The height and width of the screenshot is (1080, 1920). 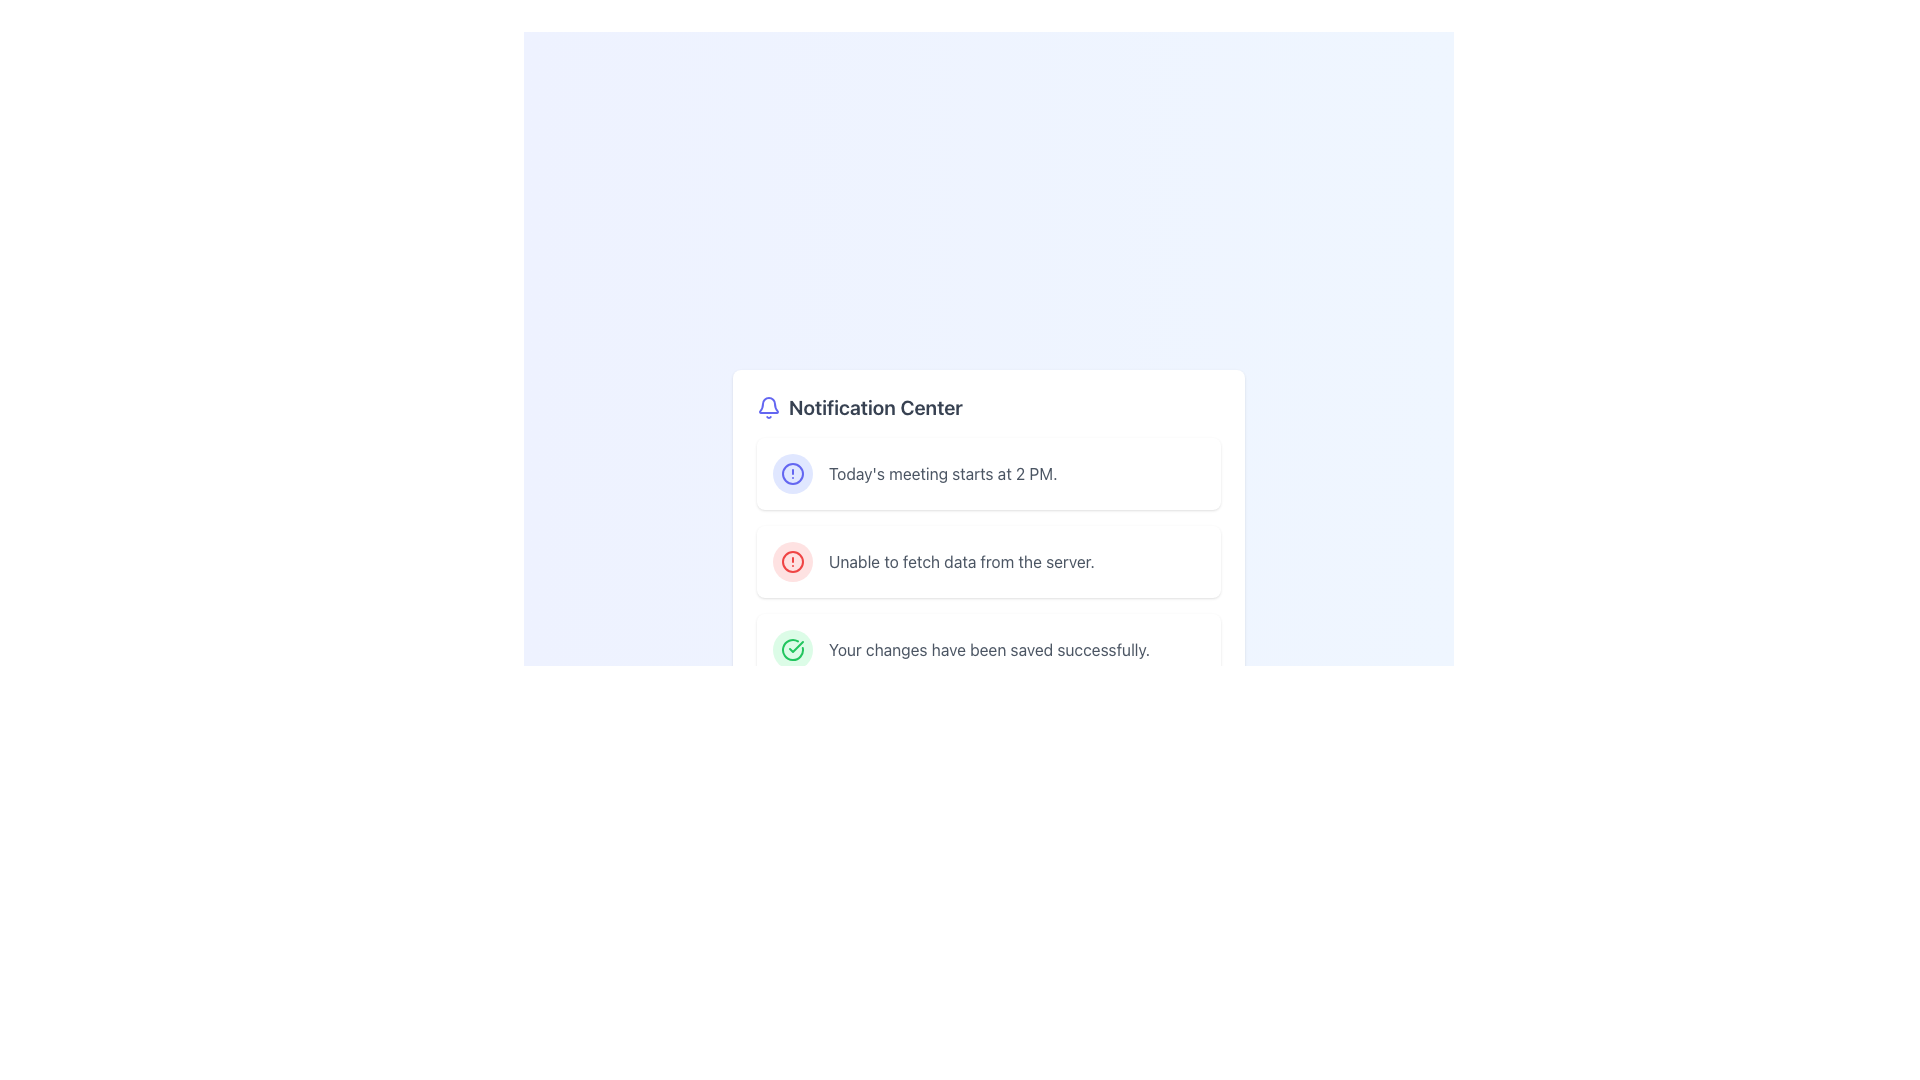 What do you see at coordinates (791, 474) in the screenshot?
I see `the alert icon representing an alert symbol with a central exclamation mark, located in the second notification entry from the top in the notification list` at bounding box center [791, 474].